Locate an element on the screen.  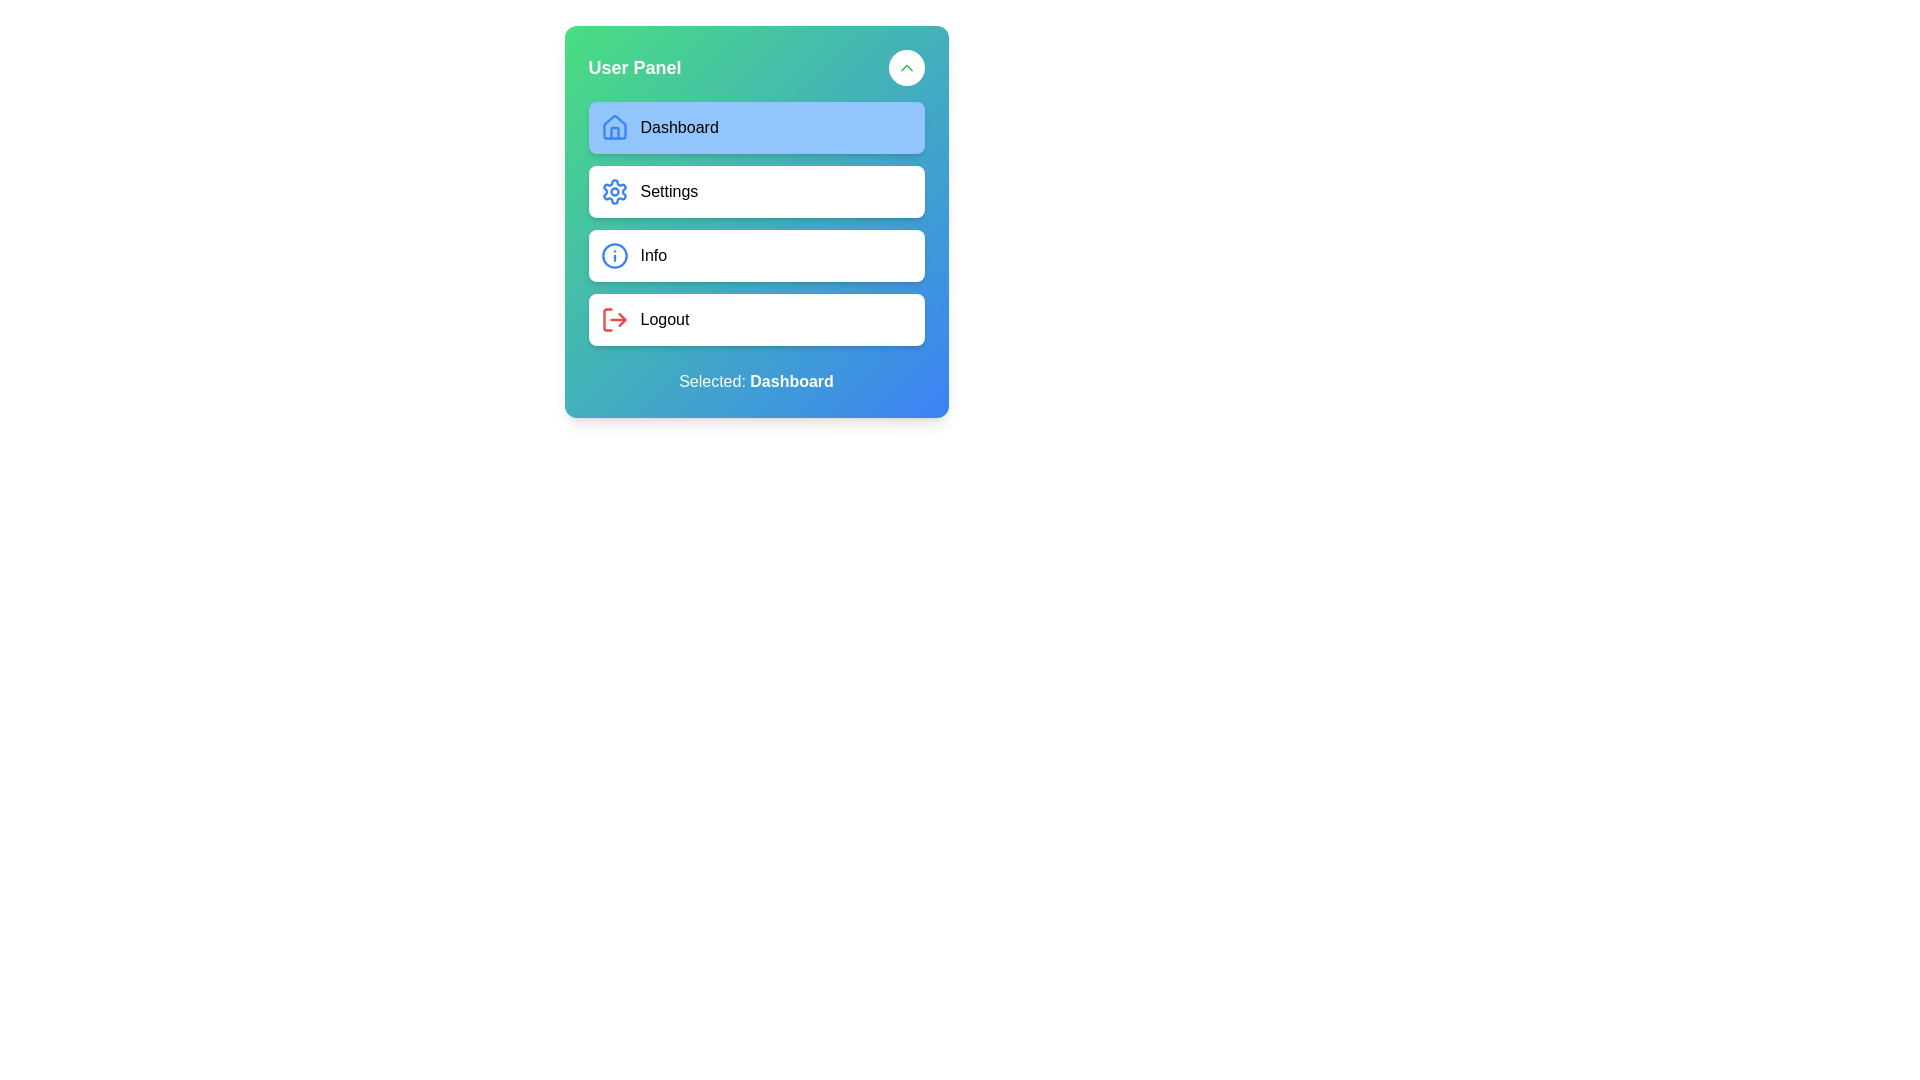
the 'Dashboard' text label within the 'Selected' section at the bottom of the user panel interface, which is styled in bold white font on a blue background is located at coordinates (791, 381).